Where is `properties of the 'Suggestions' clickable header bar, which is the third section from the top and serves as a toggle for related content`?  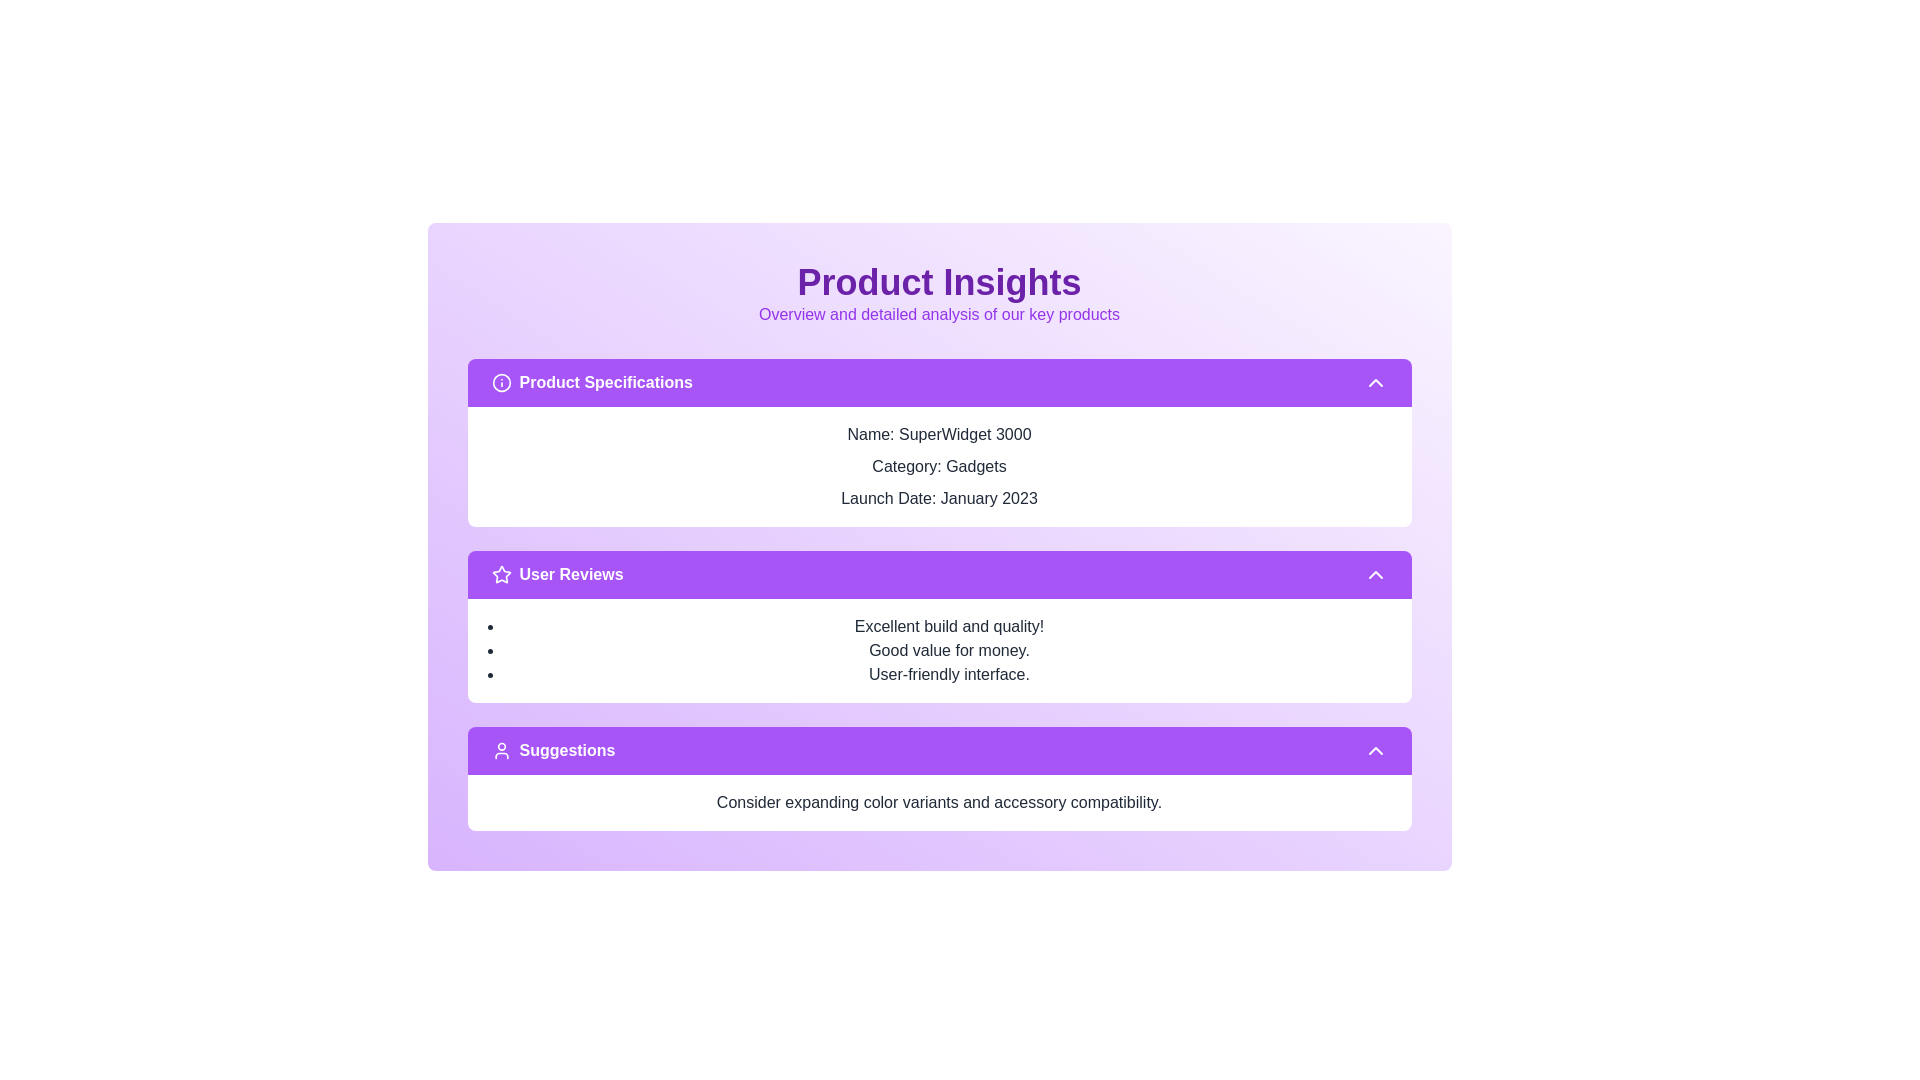 properties of the 'Suggestions' clickable header bar, which is the third section from the top and serves as a toggle for related content is located at coordinates (938, 751).